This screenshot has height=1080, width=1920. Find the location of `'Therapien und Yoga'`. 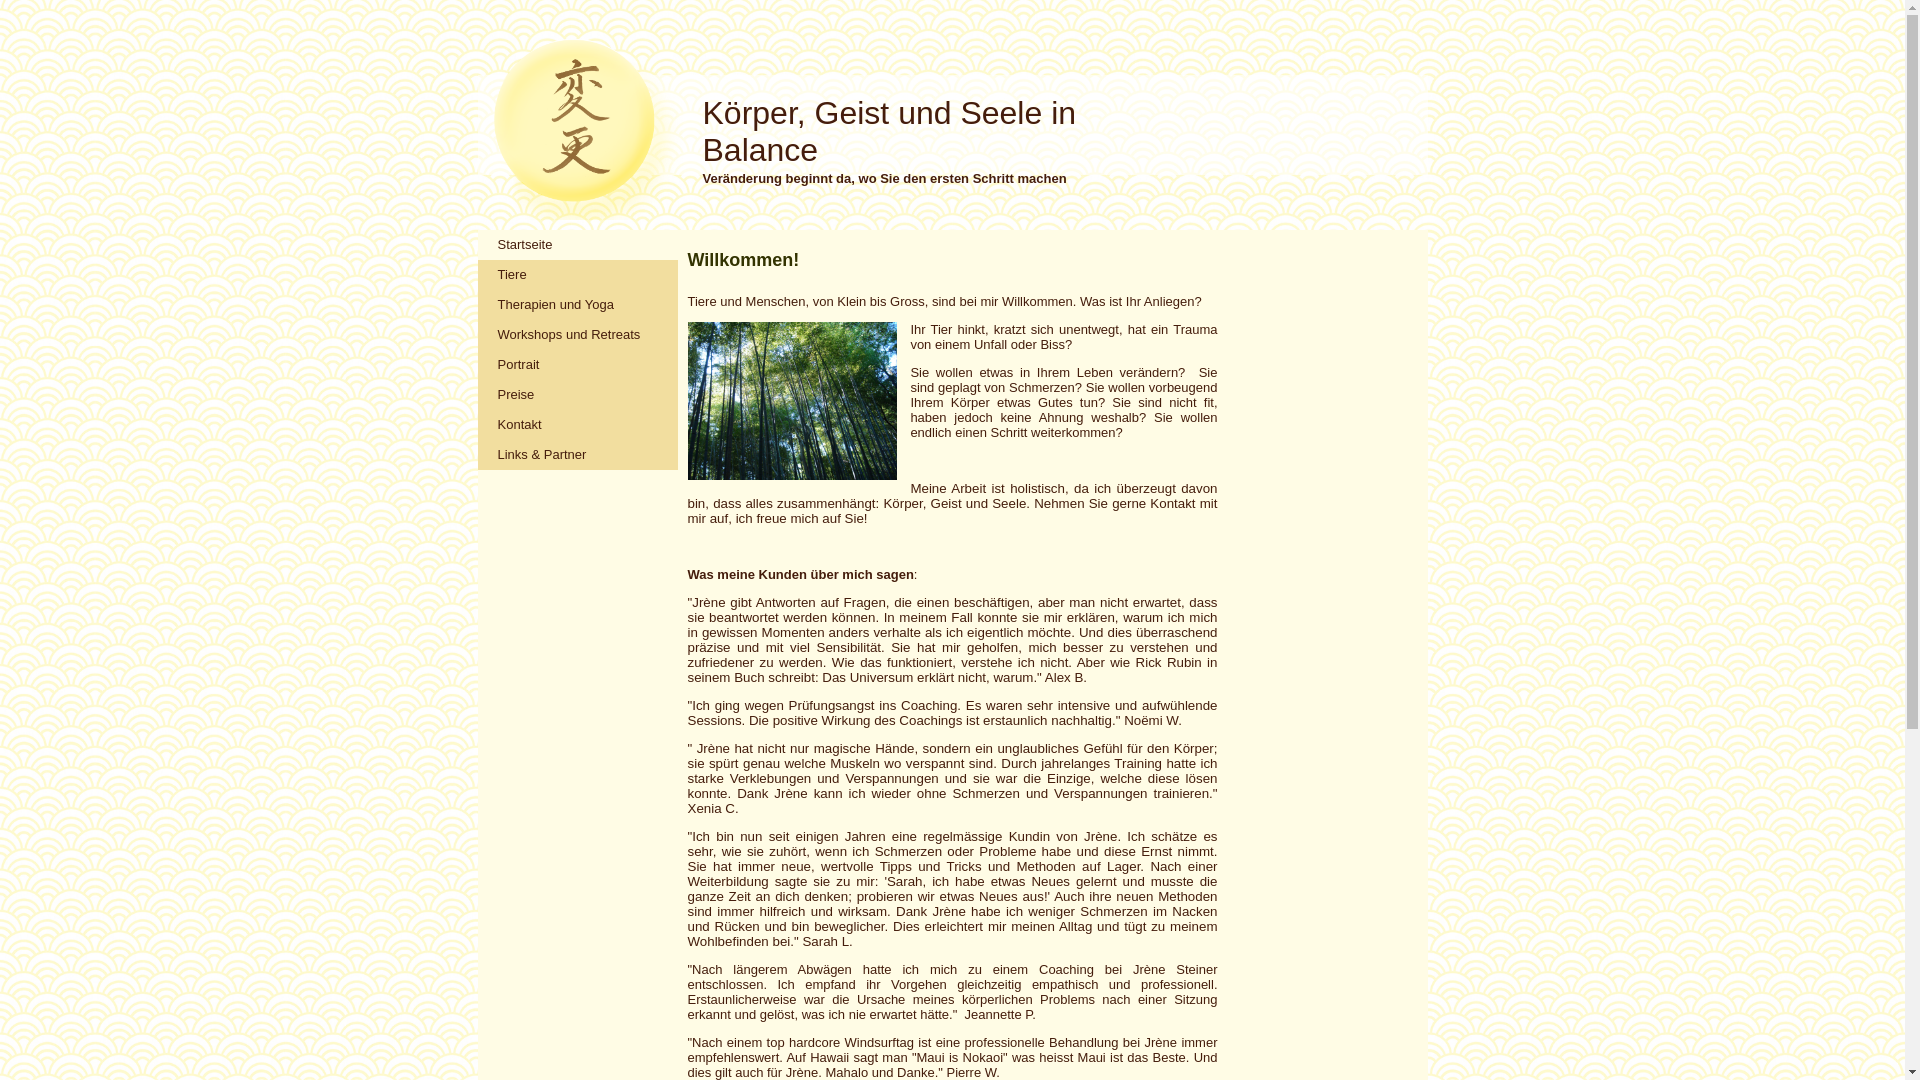

'Therapien und Yoga' is located at coordinates (477, 304).